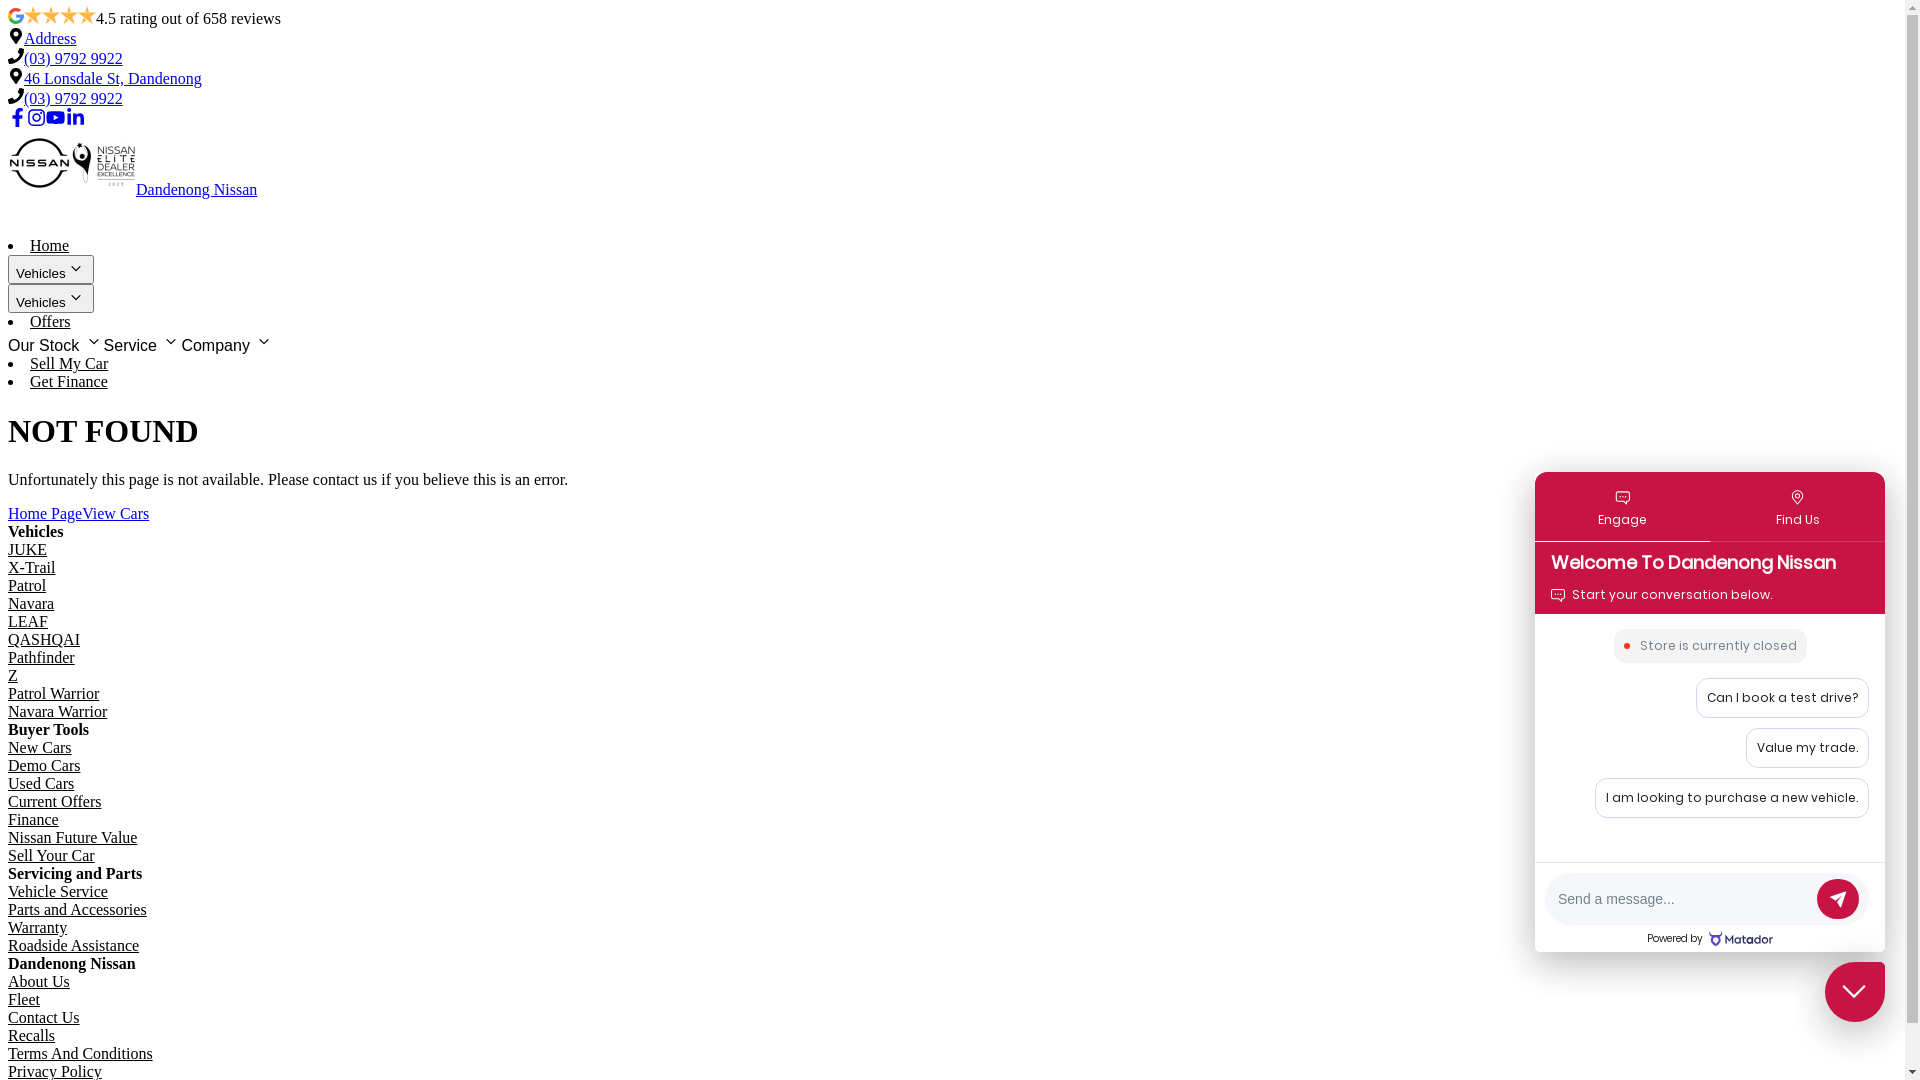  I want to click on 'Get Finance', so click(68, 381).